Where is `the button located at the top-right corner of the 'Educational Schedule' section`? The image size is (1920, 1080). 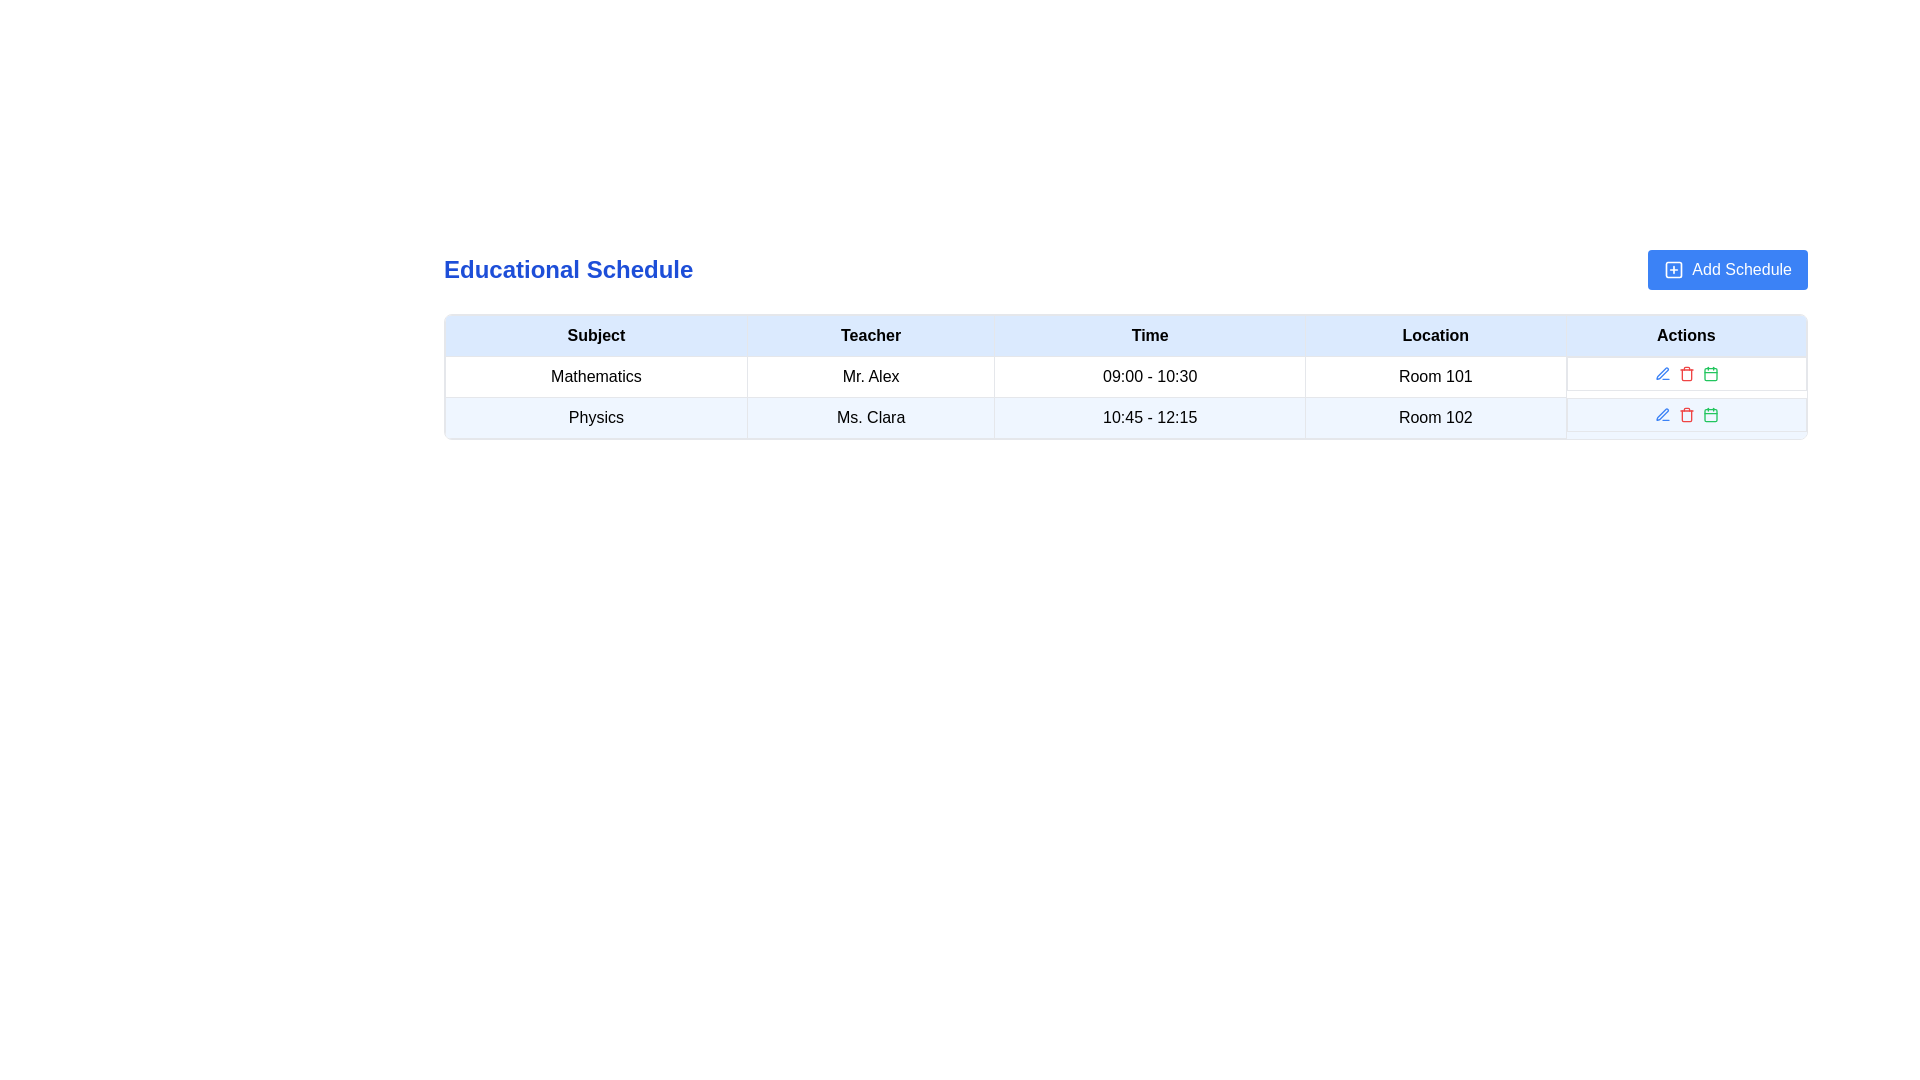
the button located at the top-right corner of the 'Educational Schedule' section is located at coordinates (1727, 270).